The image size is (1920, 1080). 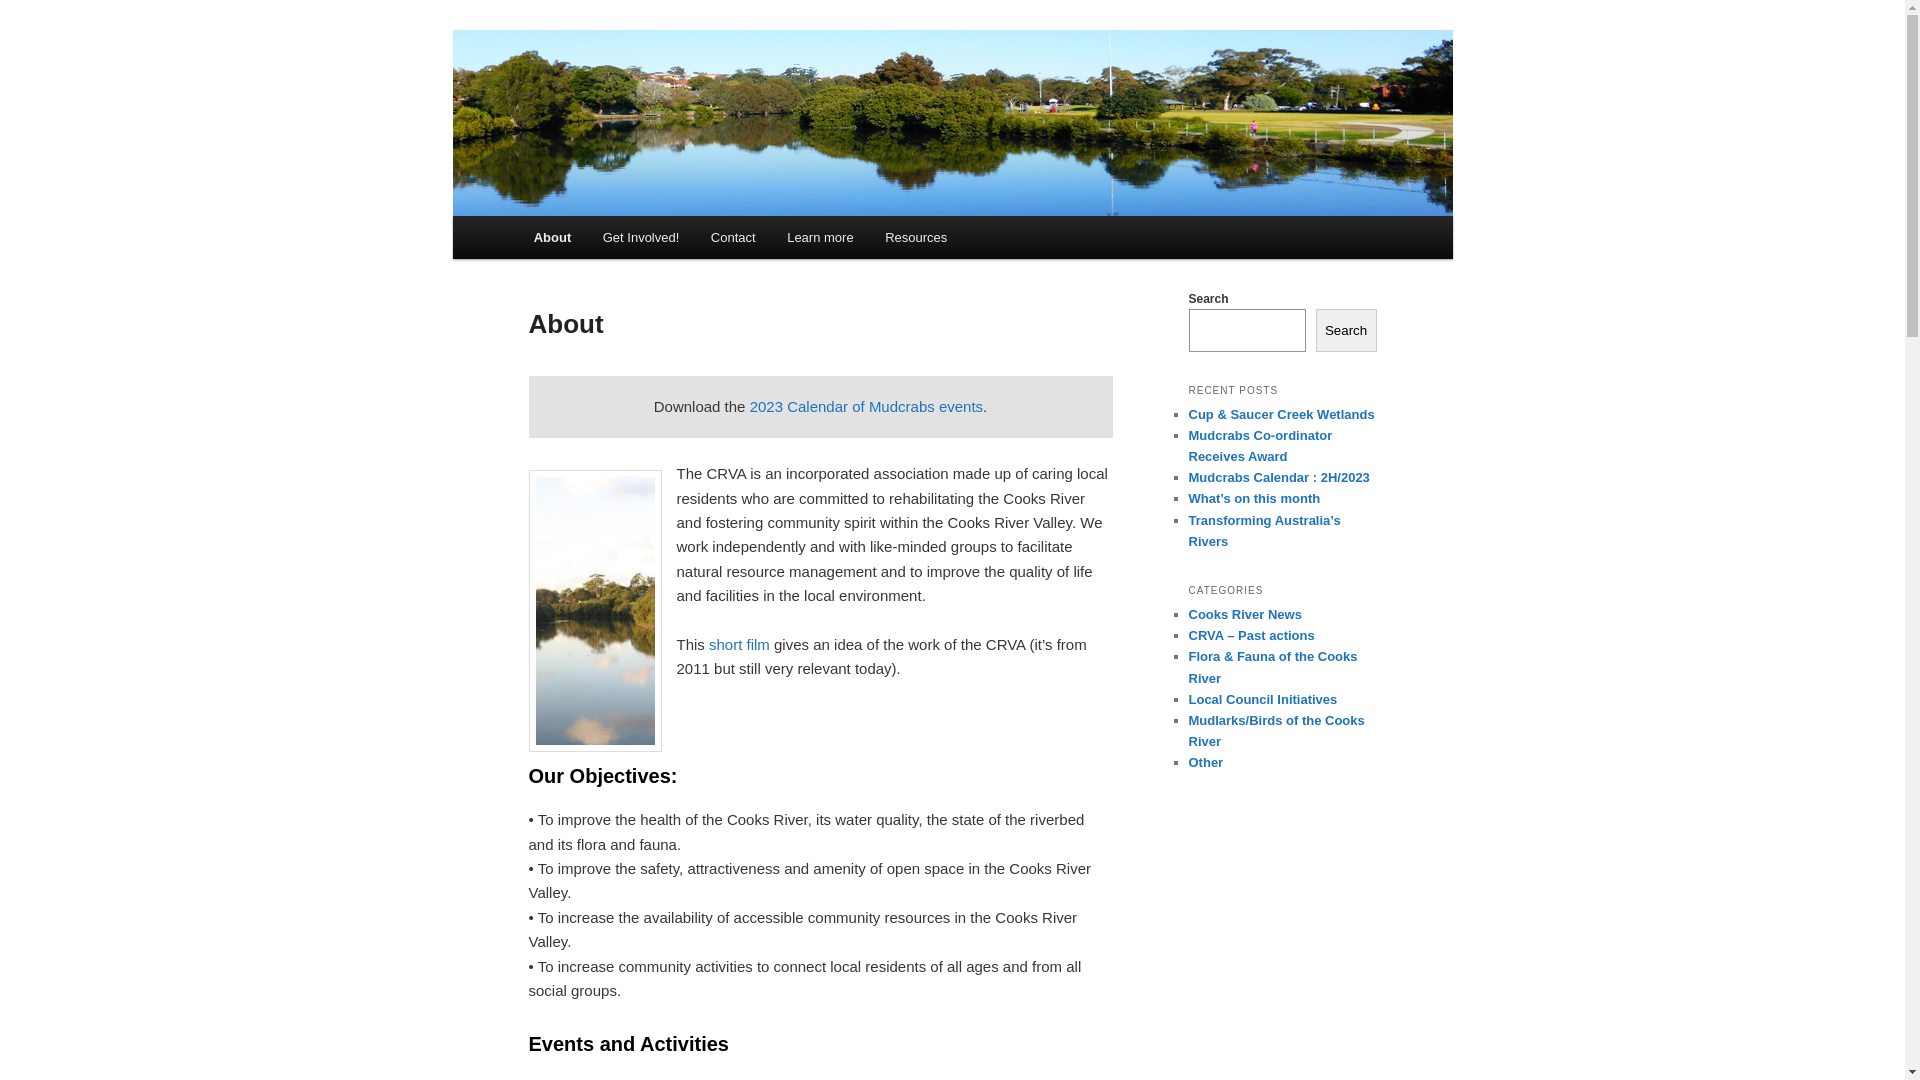 I want to click on 'Cooks River News', so click(x=1188, y=613).